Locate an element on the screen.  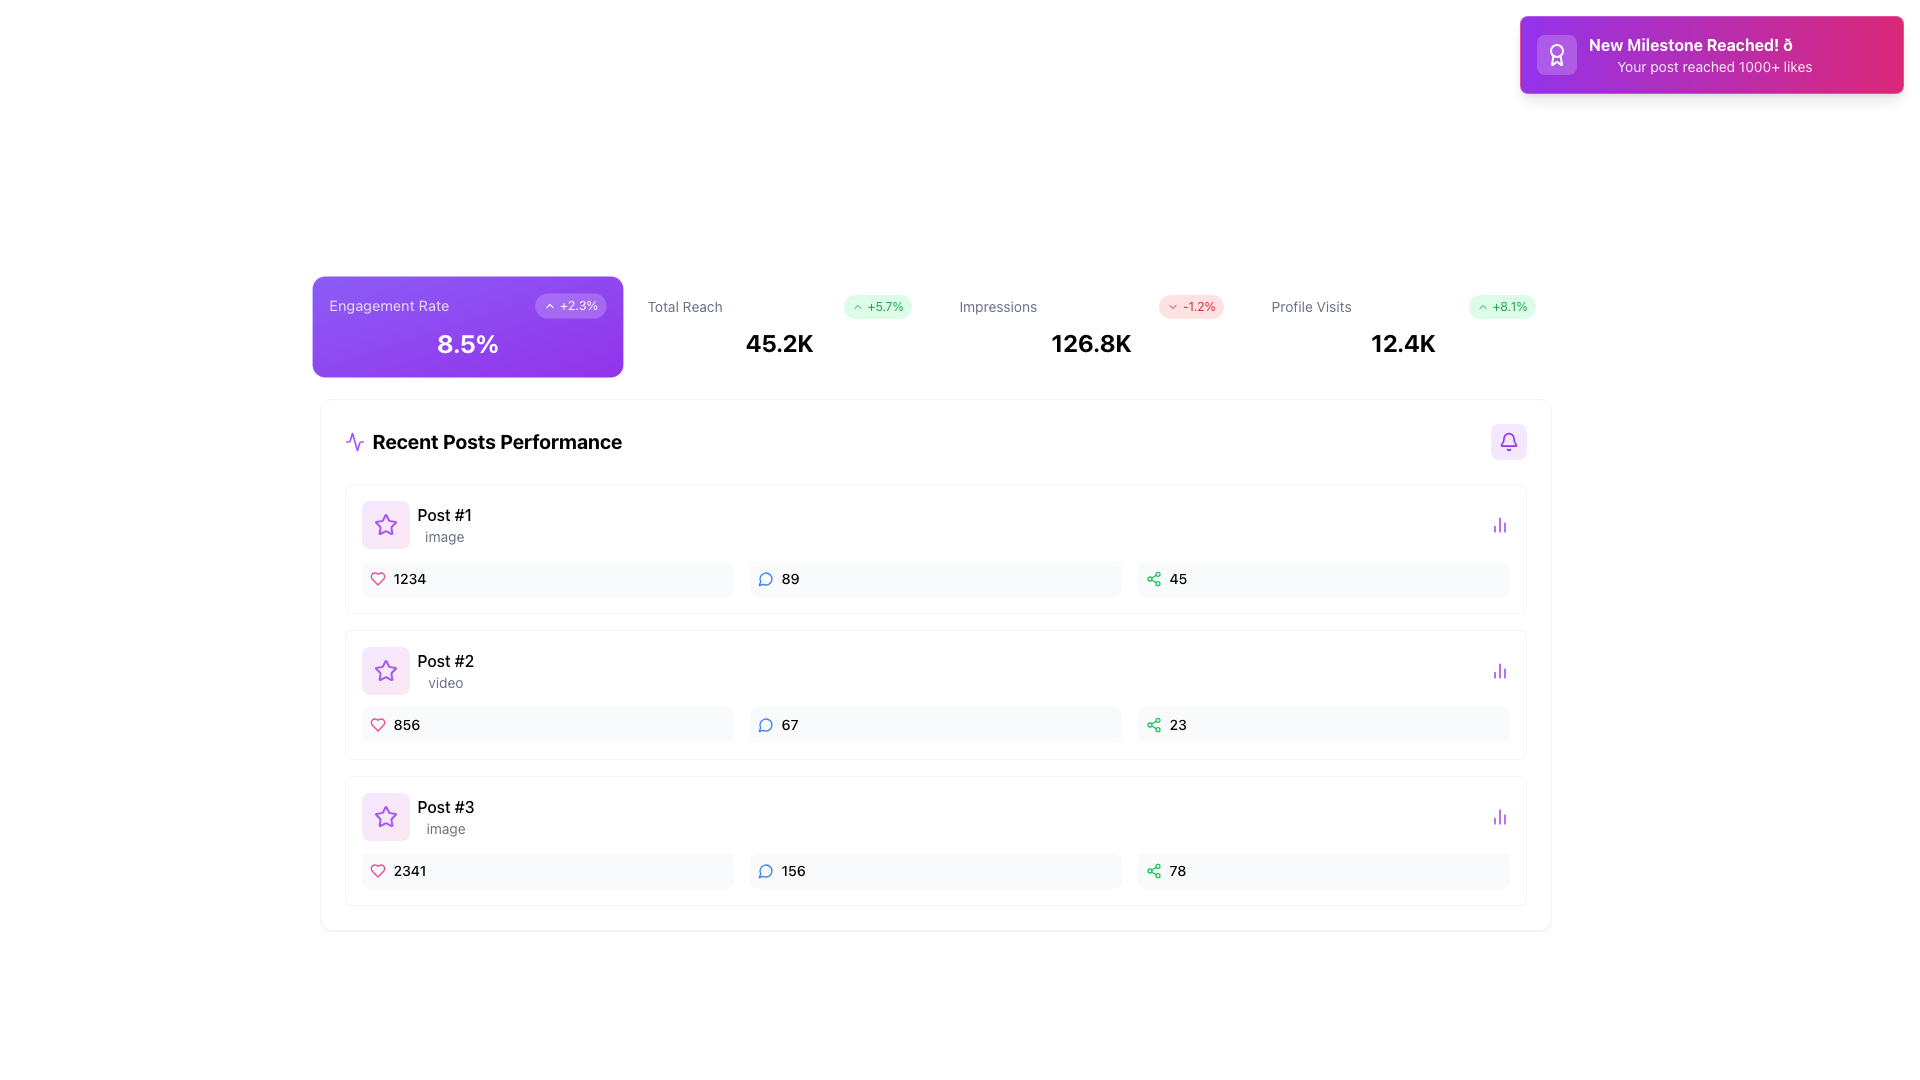
the green icon consisting of three connected circles arranged in a triangular formation to initiate the share action is located at coordinates (1153, 578).